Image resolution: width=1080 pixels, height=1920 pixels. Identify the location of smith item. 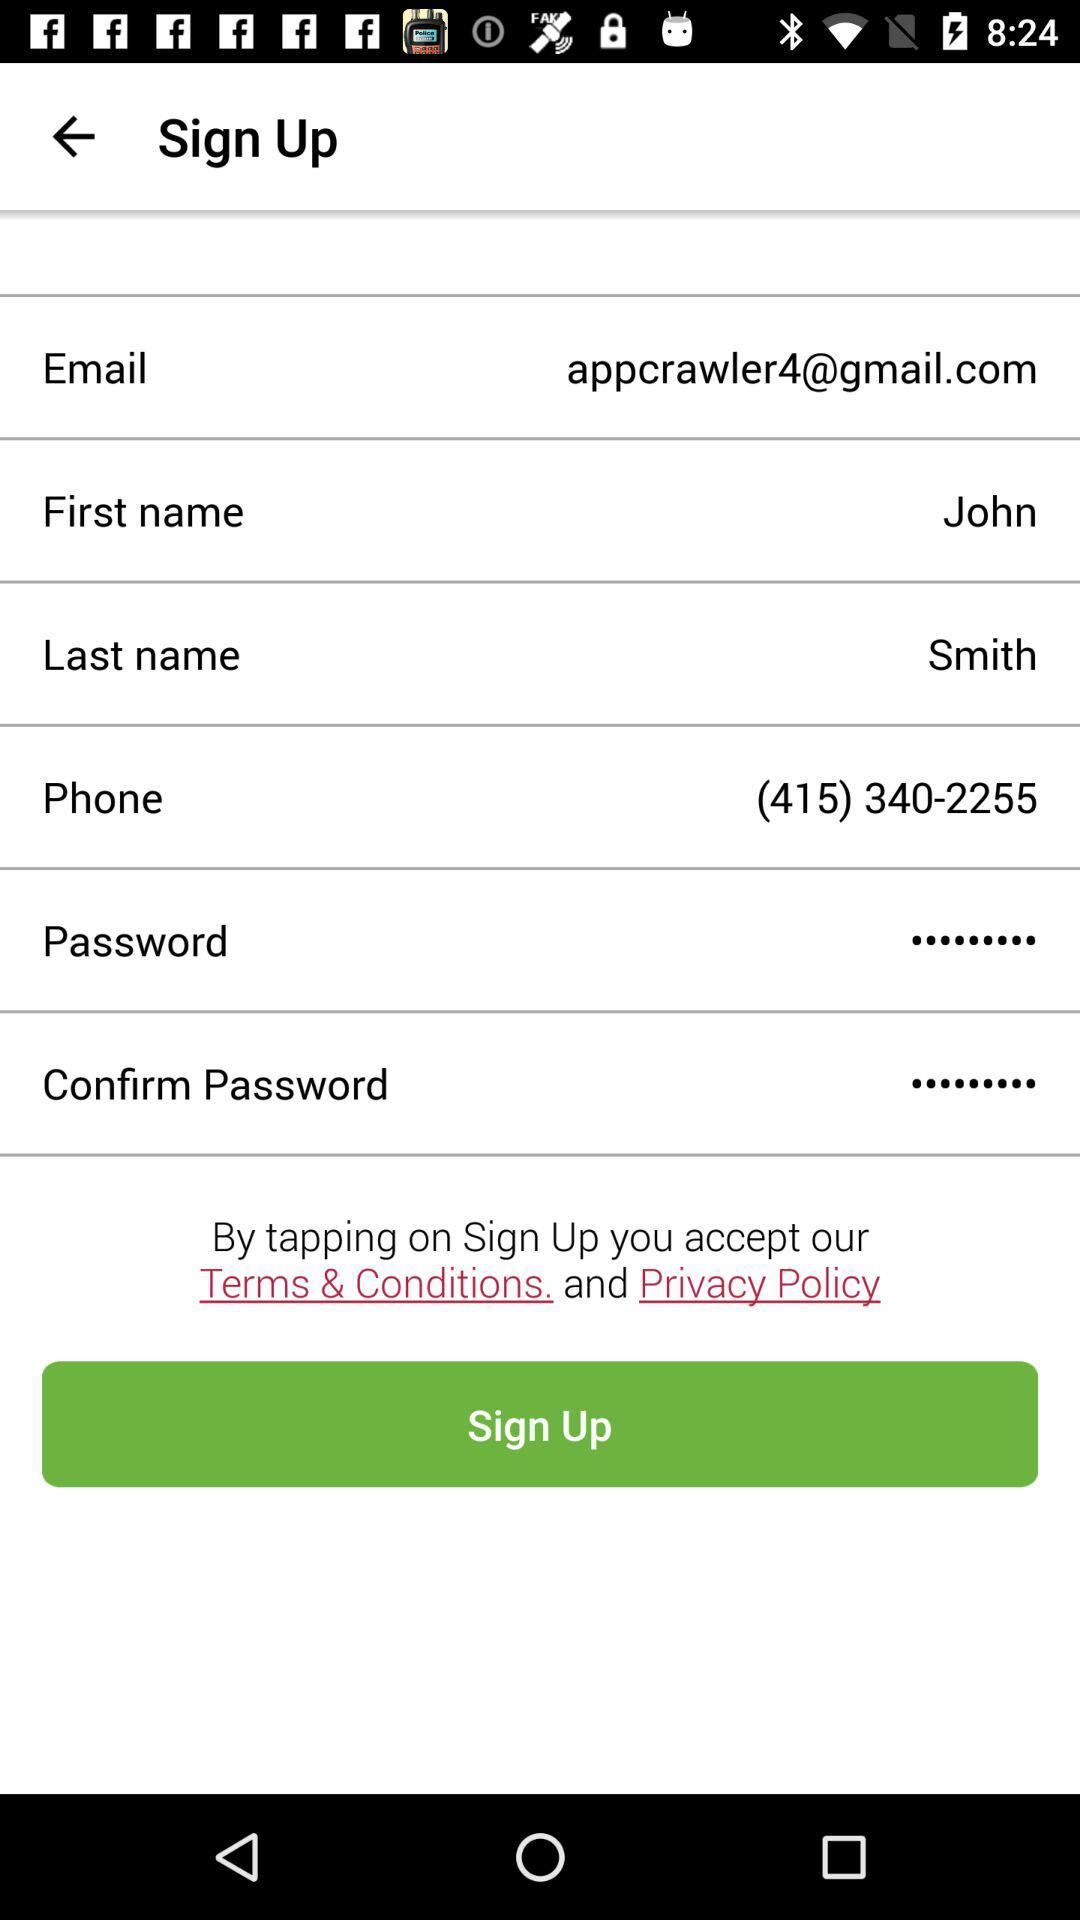
(639, 653).